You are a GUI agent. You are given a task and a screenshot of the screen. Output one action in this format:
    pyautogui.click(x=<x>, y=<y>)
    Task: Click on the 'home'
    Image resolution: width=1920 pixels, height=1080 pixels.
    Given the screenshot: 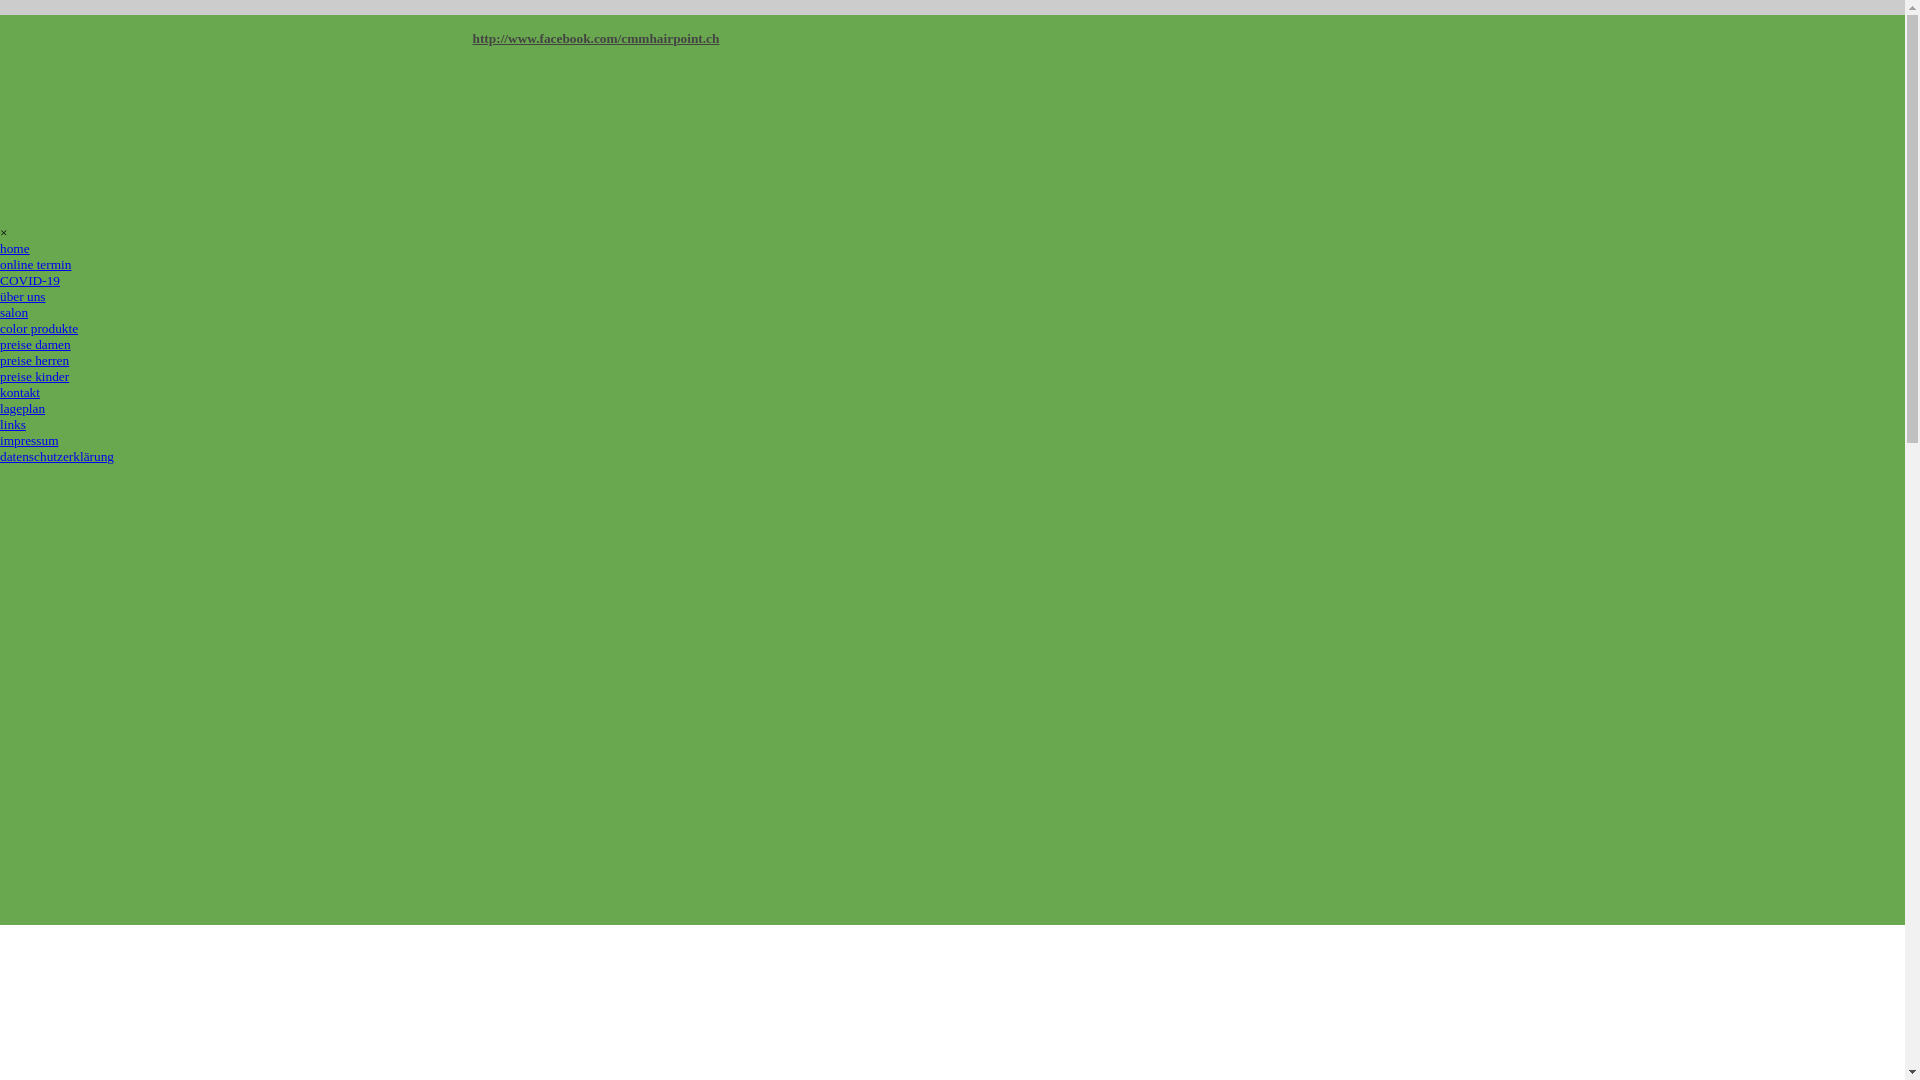 What is the action you would take?
    pyautogui.click(x=14, y=247)
    